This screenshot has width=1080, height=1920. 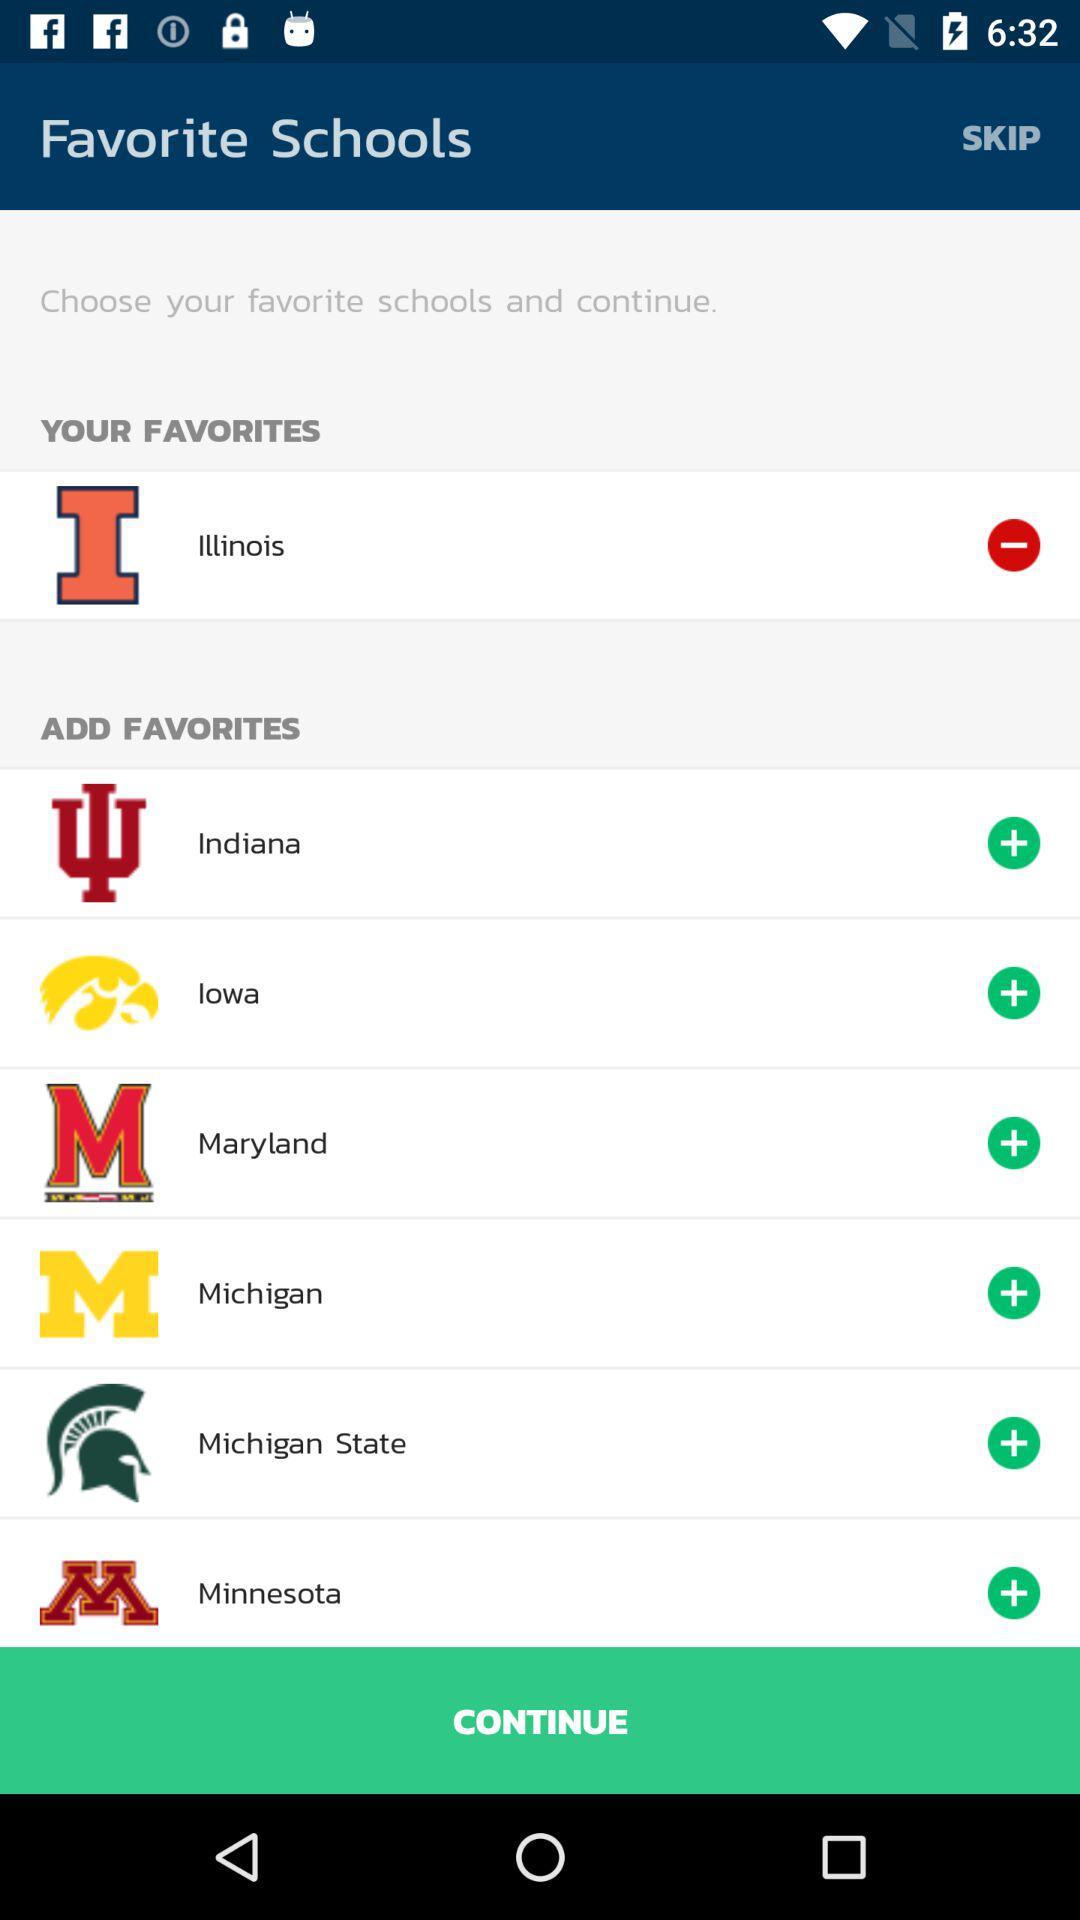 I want to click on the item to the right of the favorite schools item, so click(x=1001, y=135).